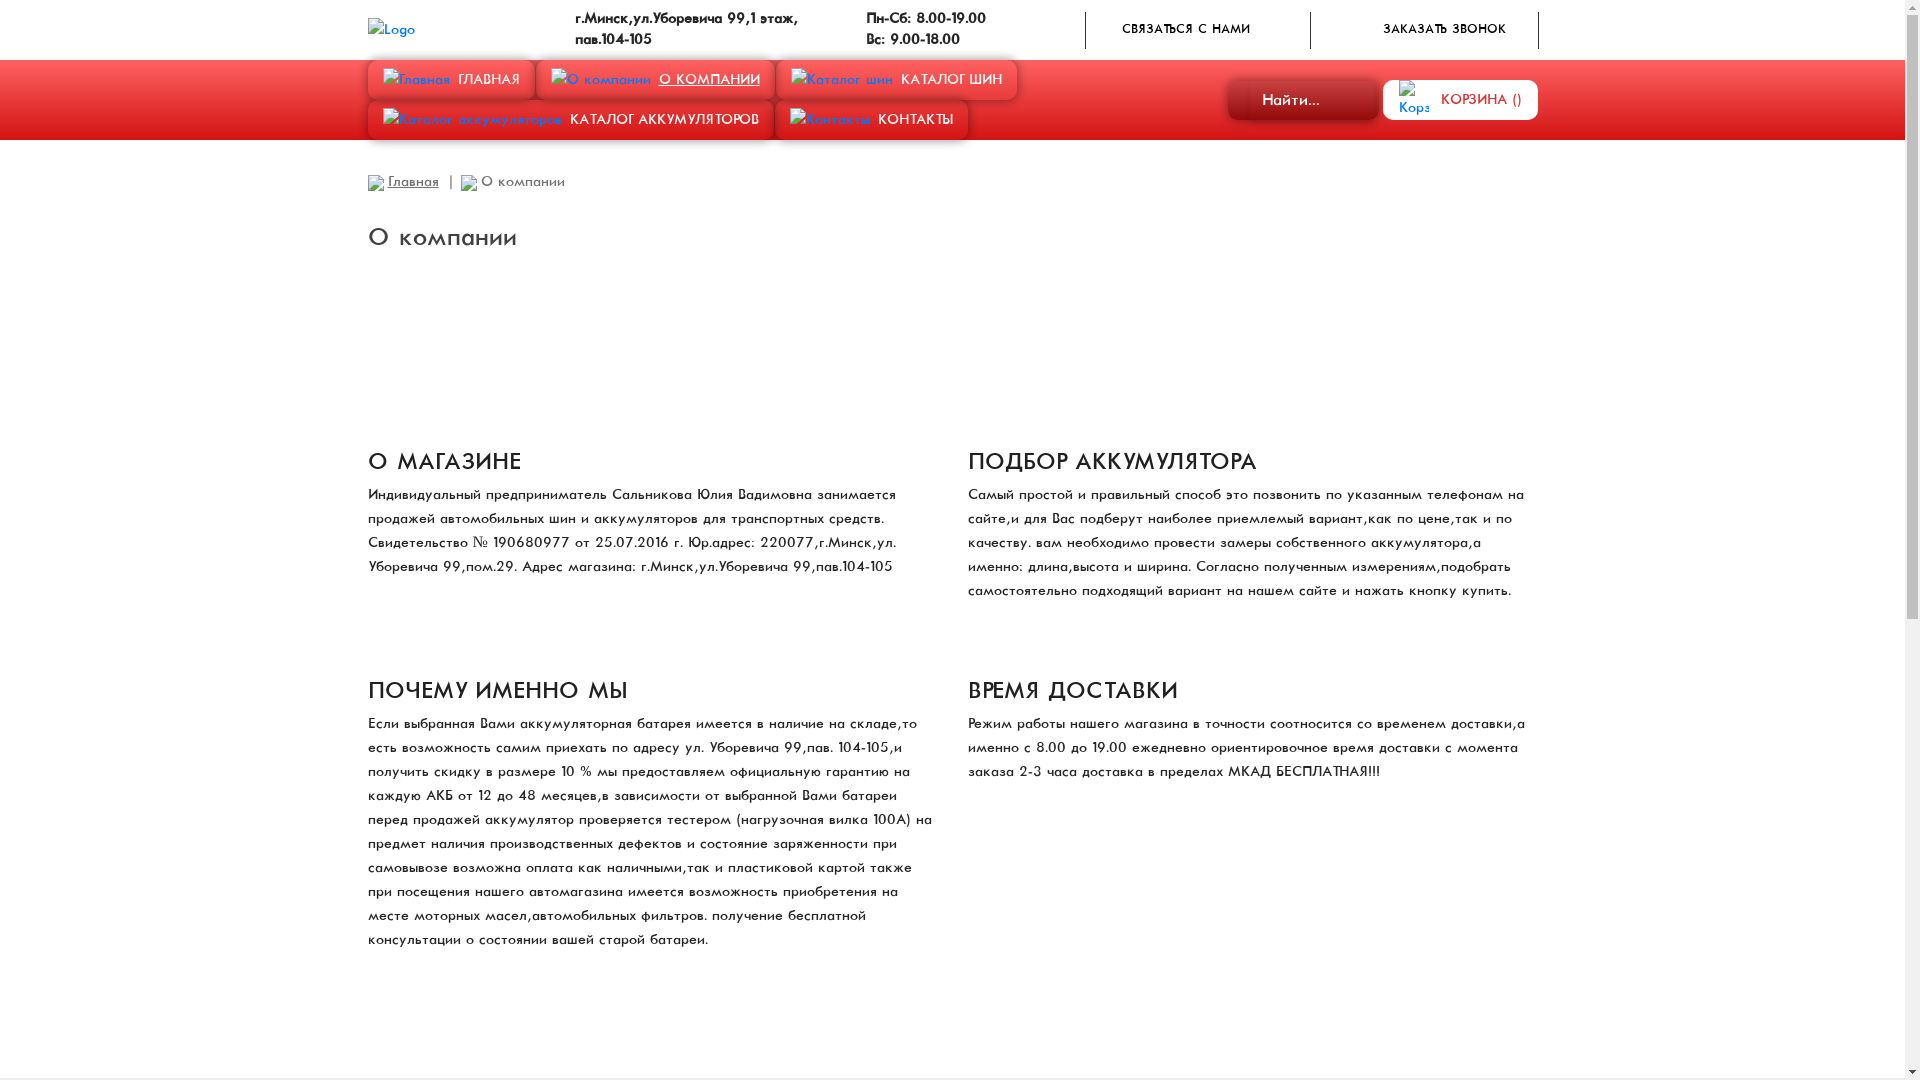 This screenshot has width=1920, height=1080. Describe the element at coordinates (391, 30) in the screenshot. I see `'Logo'` at that location.